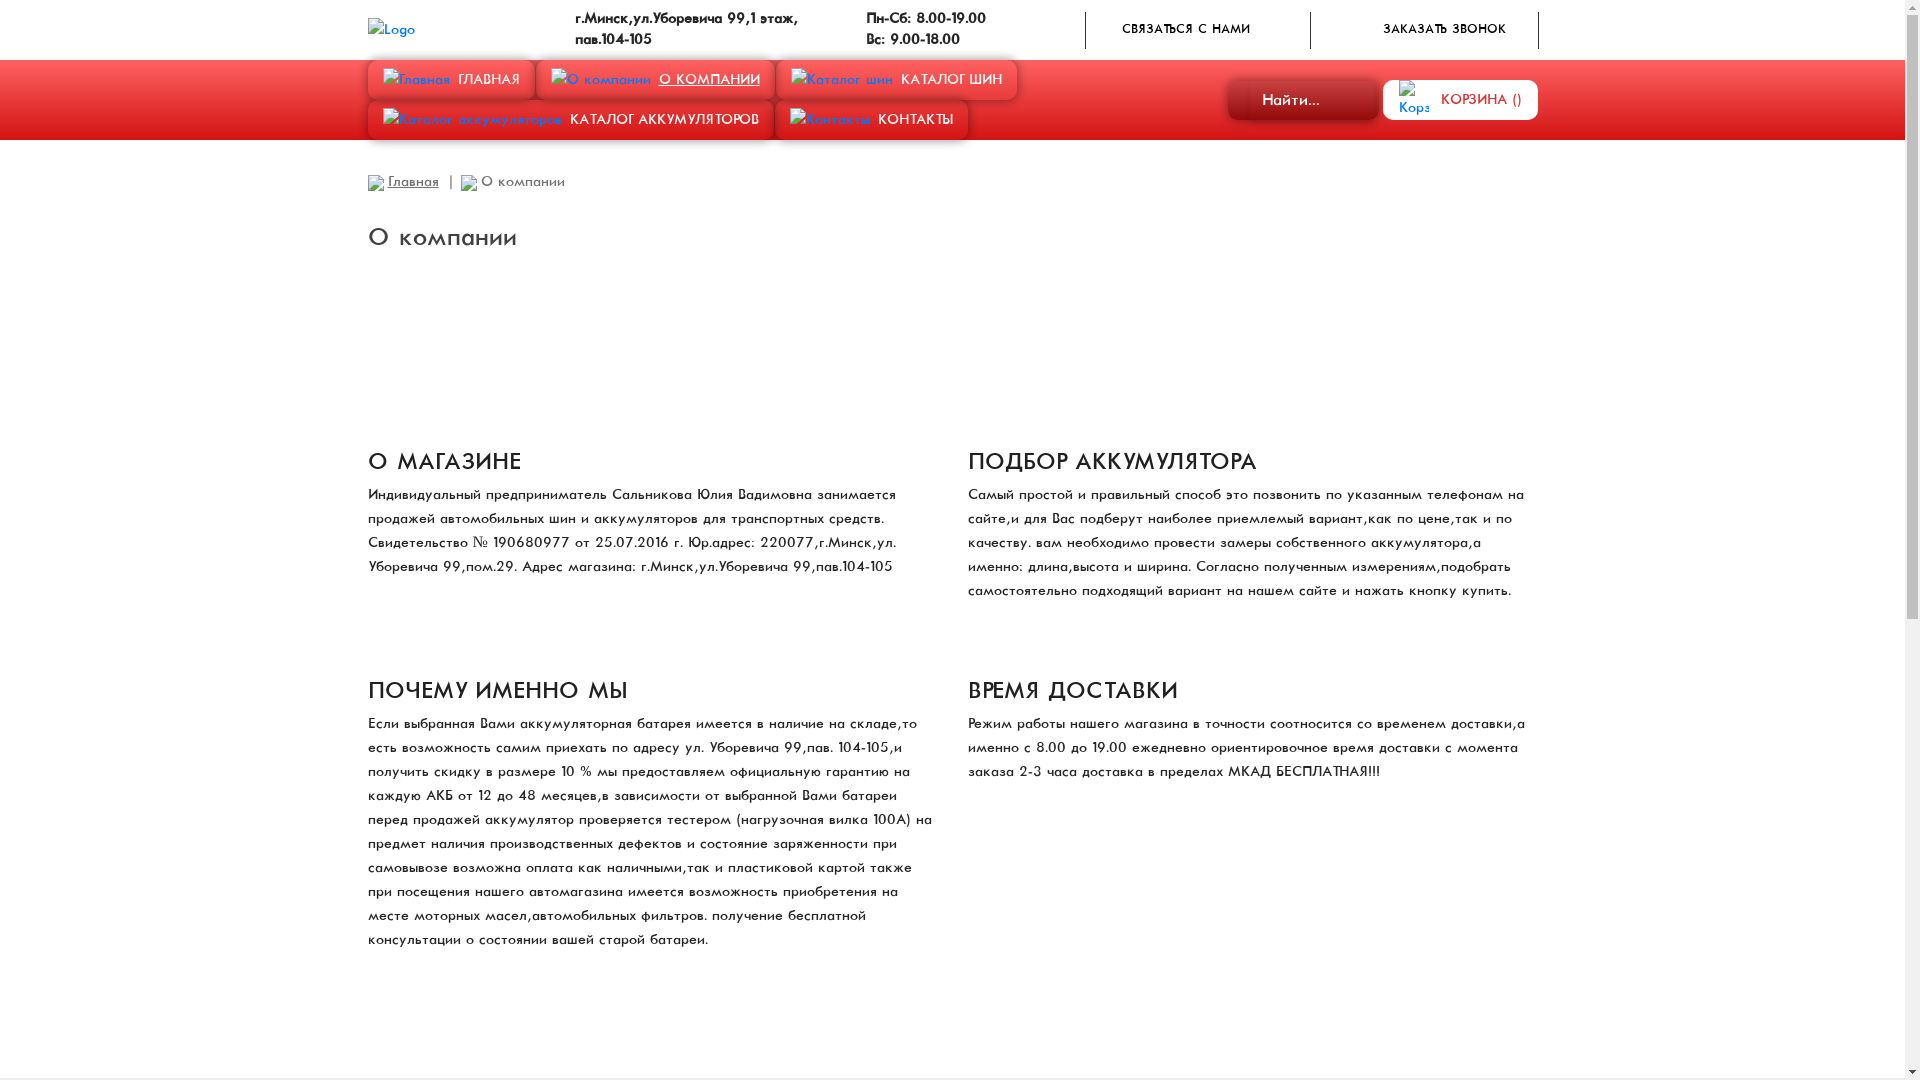 This screenshot has width=1920, height=1080. Describe the element at coordinates (391, 30) in the screenshot. I see `'Logo'` at that location.